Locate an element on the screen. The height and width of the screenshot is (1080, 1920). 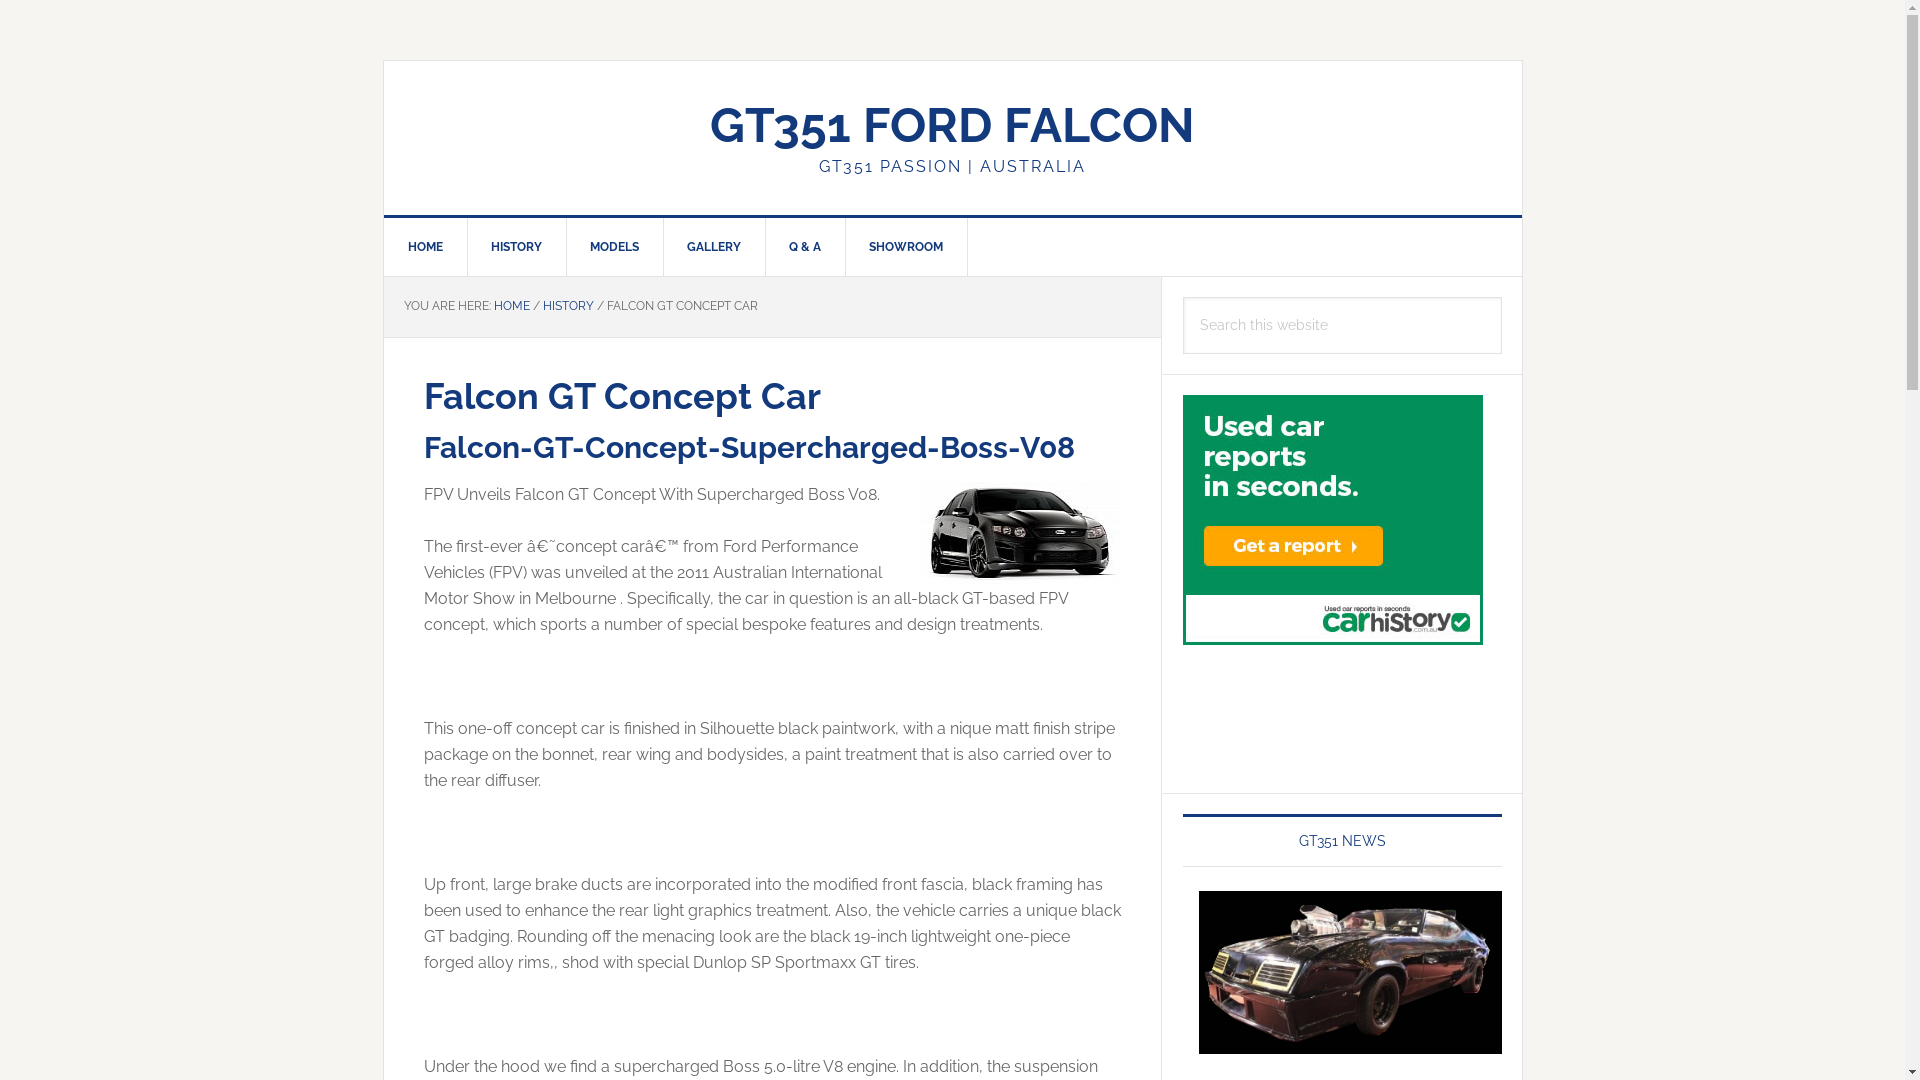
'HOME' is located at coordinates (425, 245).